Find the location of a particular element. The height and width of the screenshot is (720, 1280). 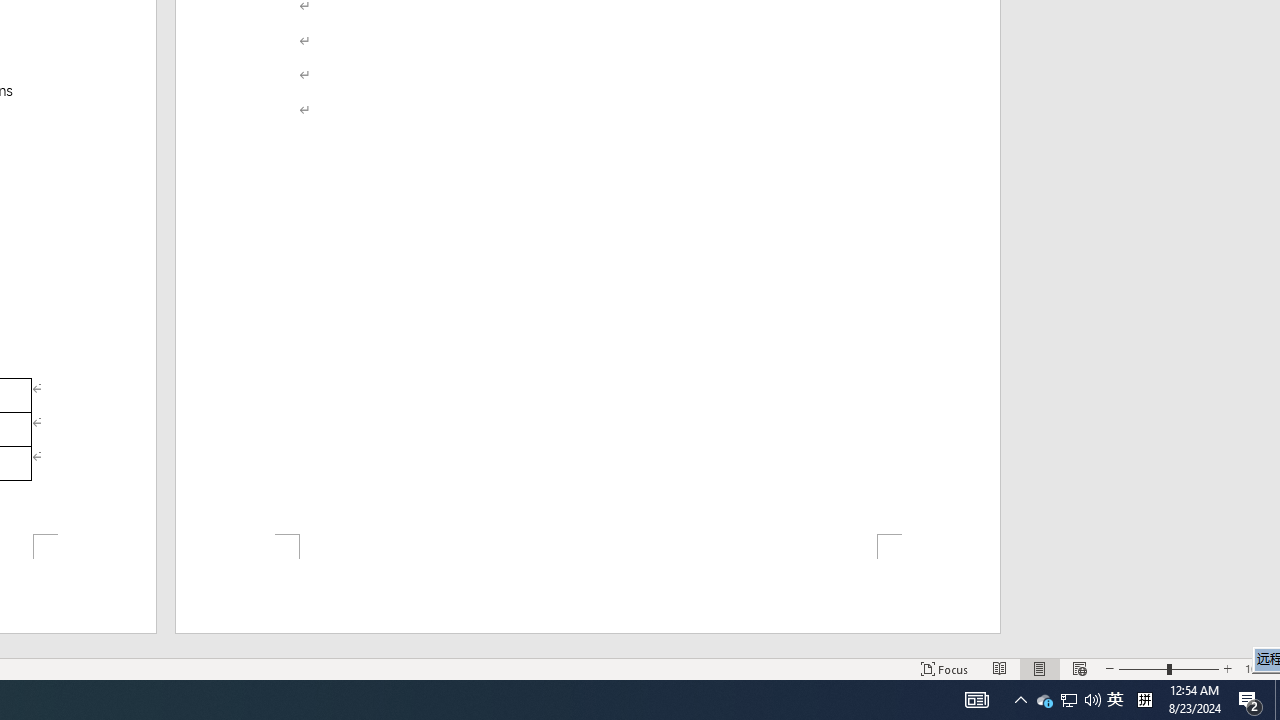

'AutomationID: 4105' is located at coordinates (977, 698).